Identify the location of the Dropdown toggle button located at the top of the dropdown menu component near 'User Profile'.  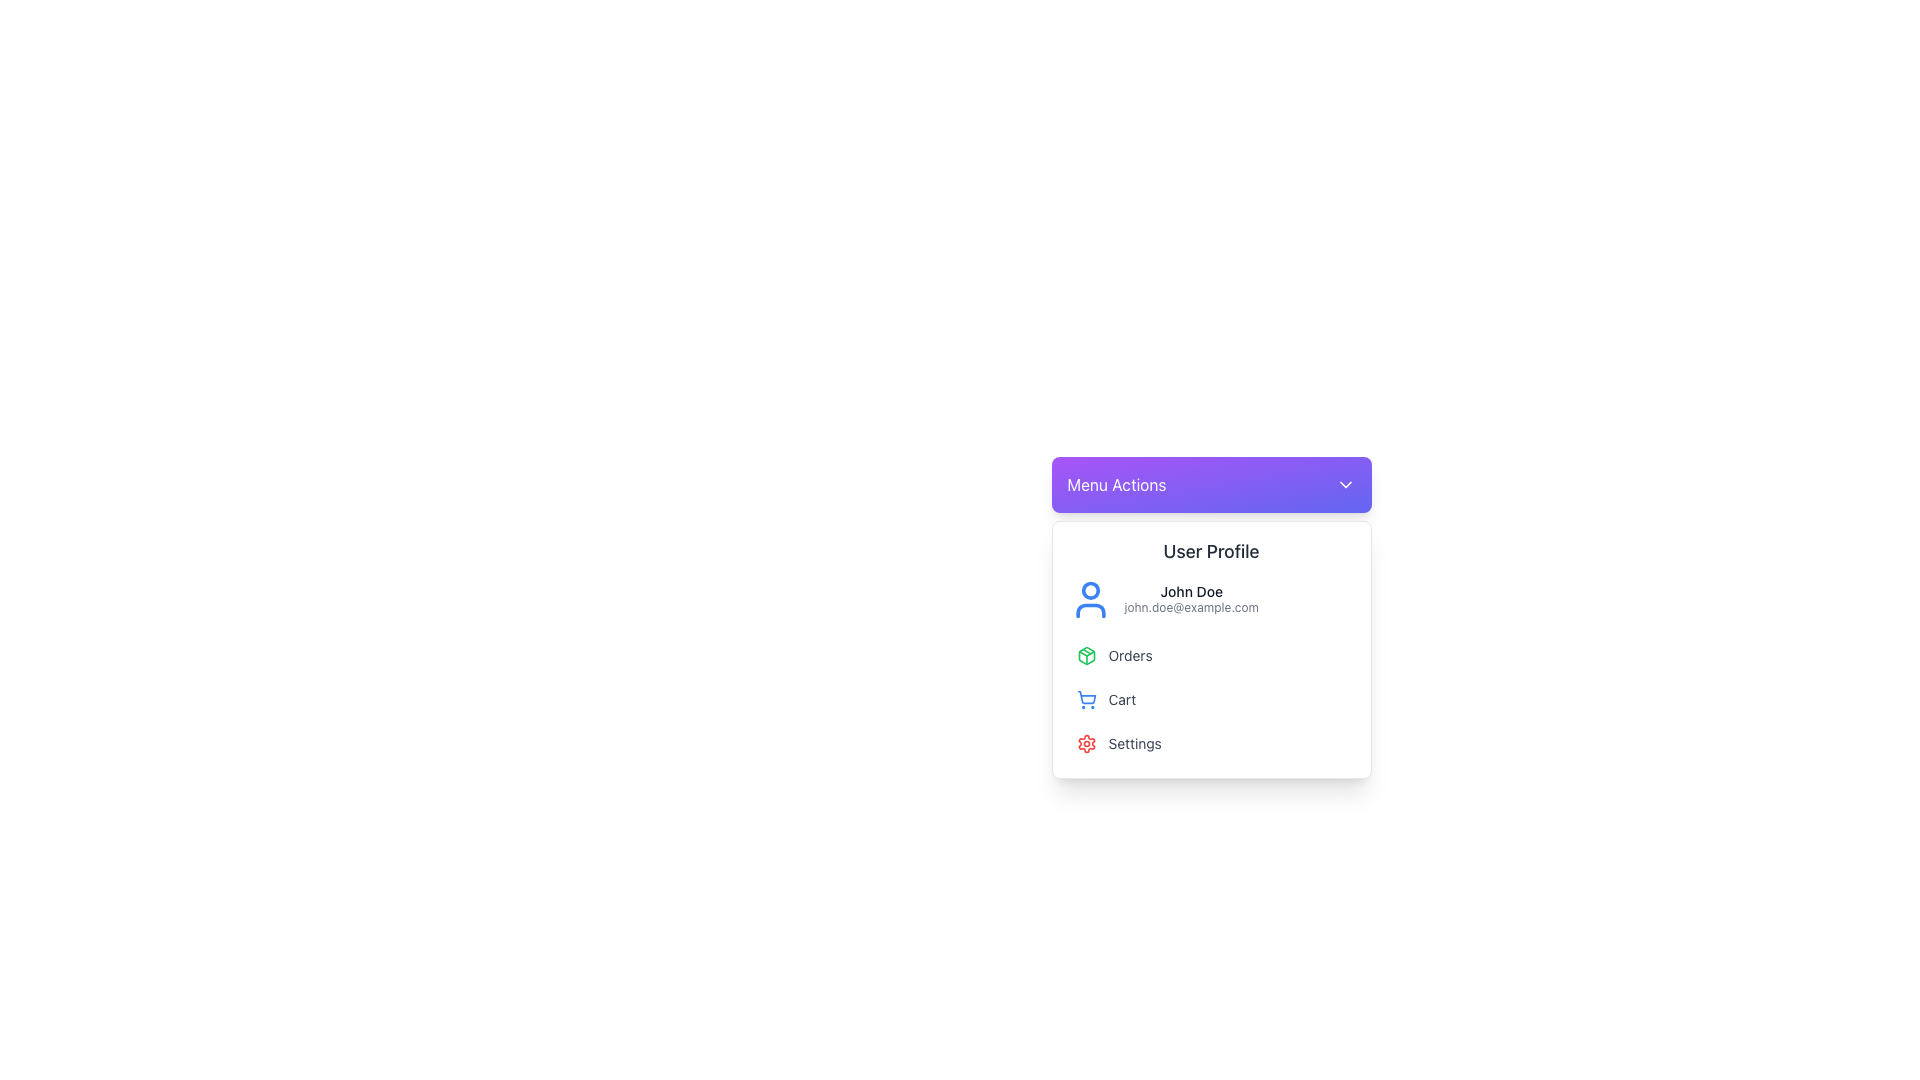
(1210, 485).